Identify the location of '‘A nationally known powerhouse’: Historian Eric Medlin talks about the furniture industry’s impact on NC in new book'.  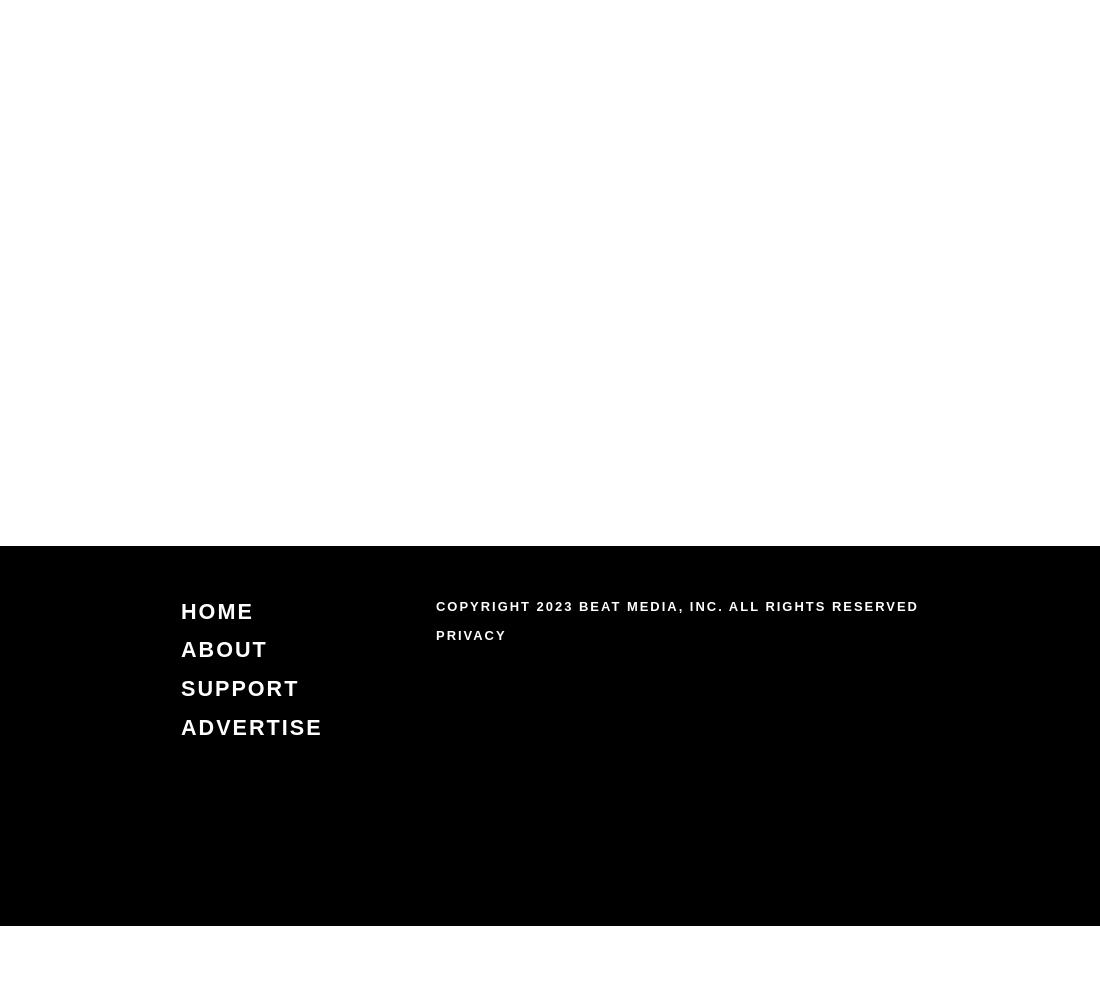
(912, 376).